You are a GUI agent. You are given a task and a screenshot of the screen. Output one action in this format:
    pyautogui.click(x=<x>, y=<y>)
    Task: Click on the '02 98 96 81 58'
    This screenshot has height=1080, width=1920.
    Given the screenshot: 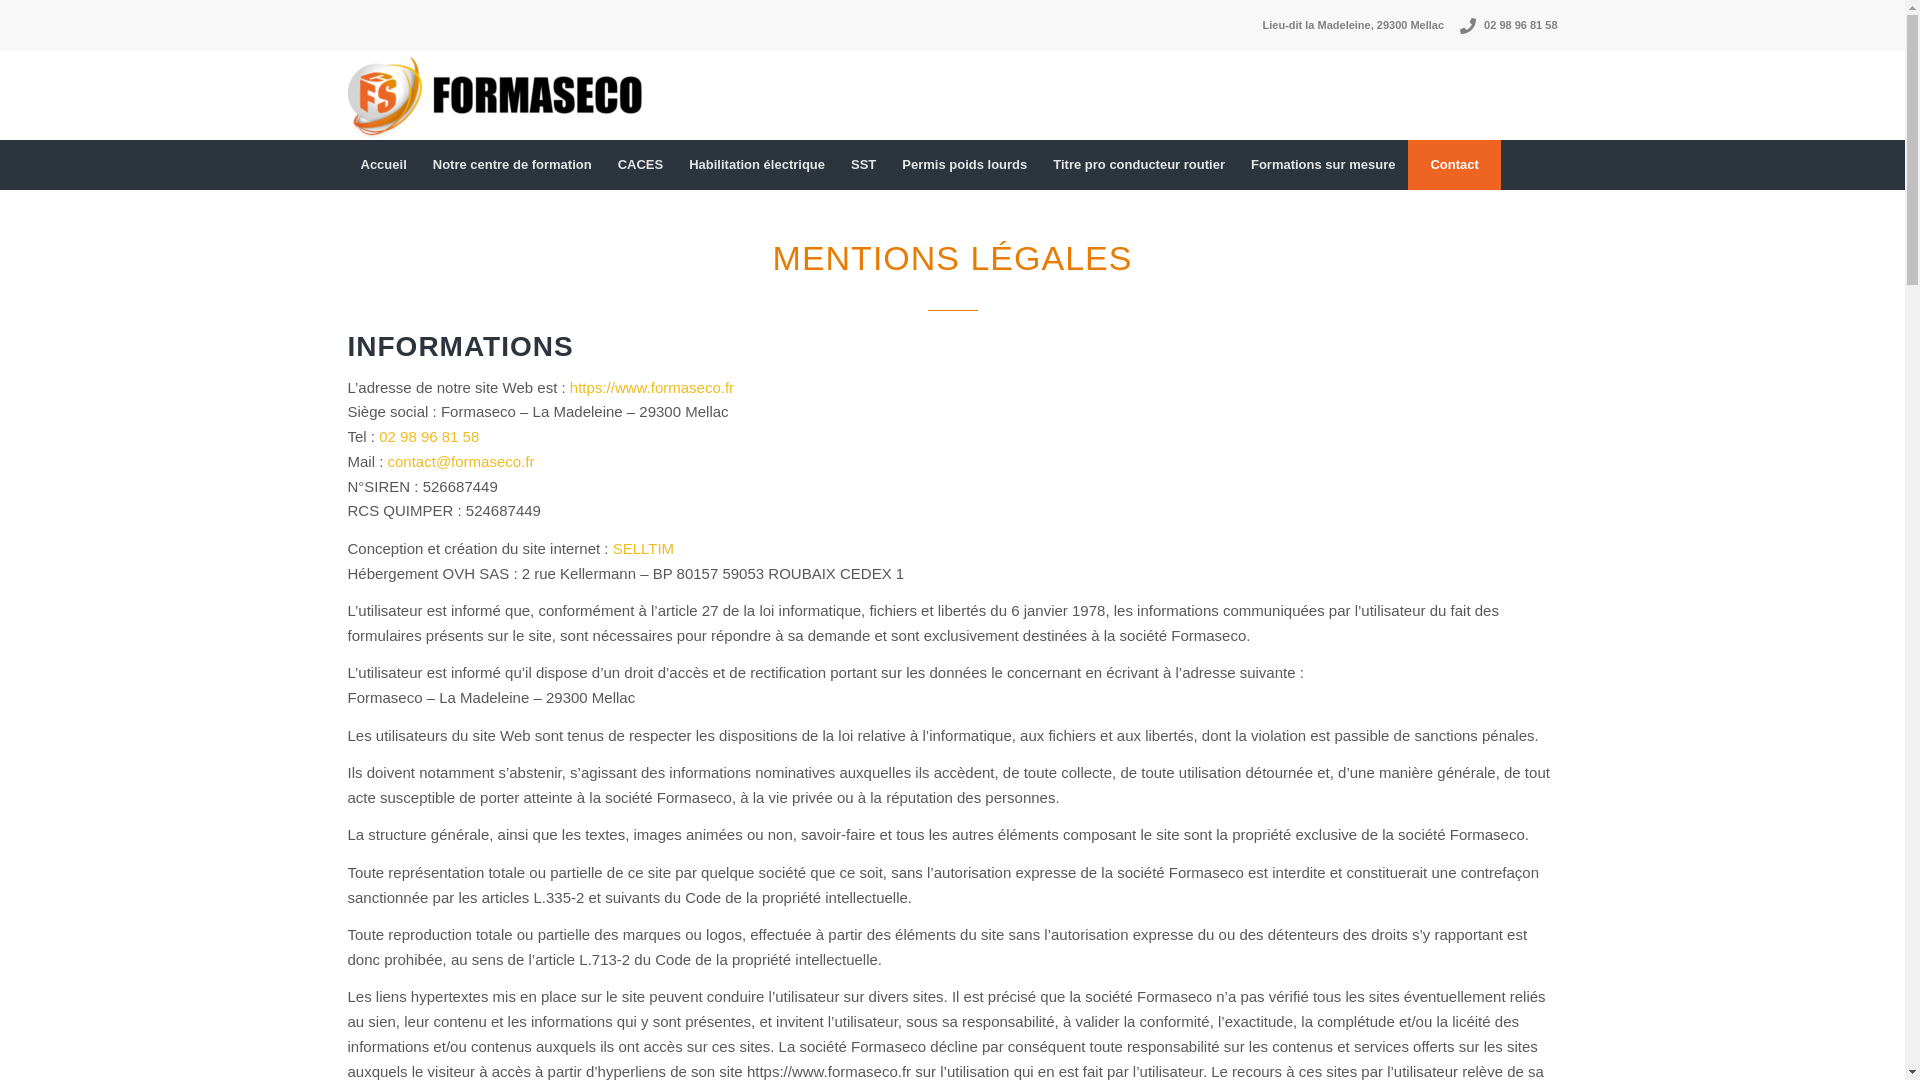 What is the action you would take?
    pyautogui.click(x=427, y=435)
    